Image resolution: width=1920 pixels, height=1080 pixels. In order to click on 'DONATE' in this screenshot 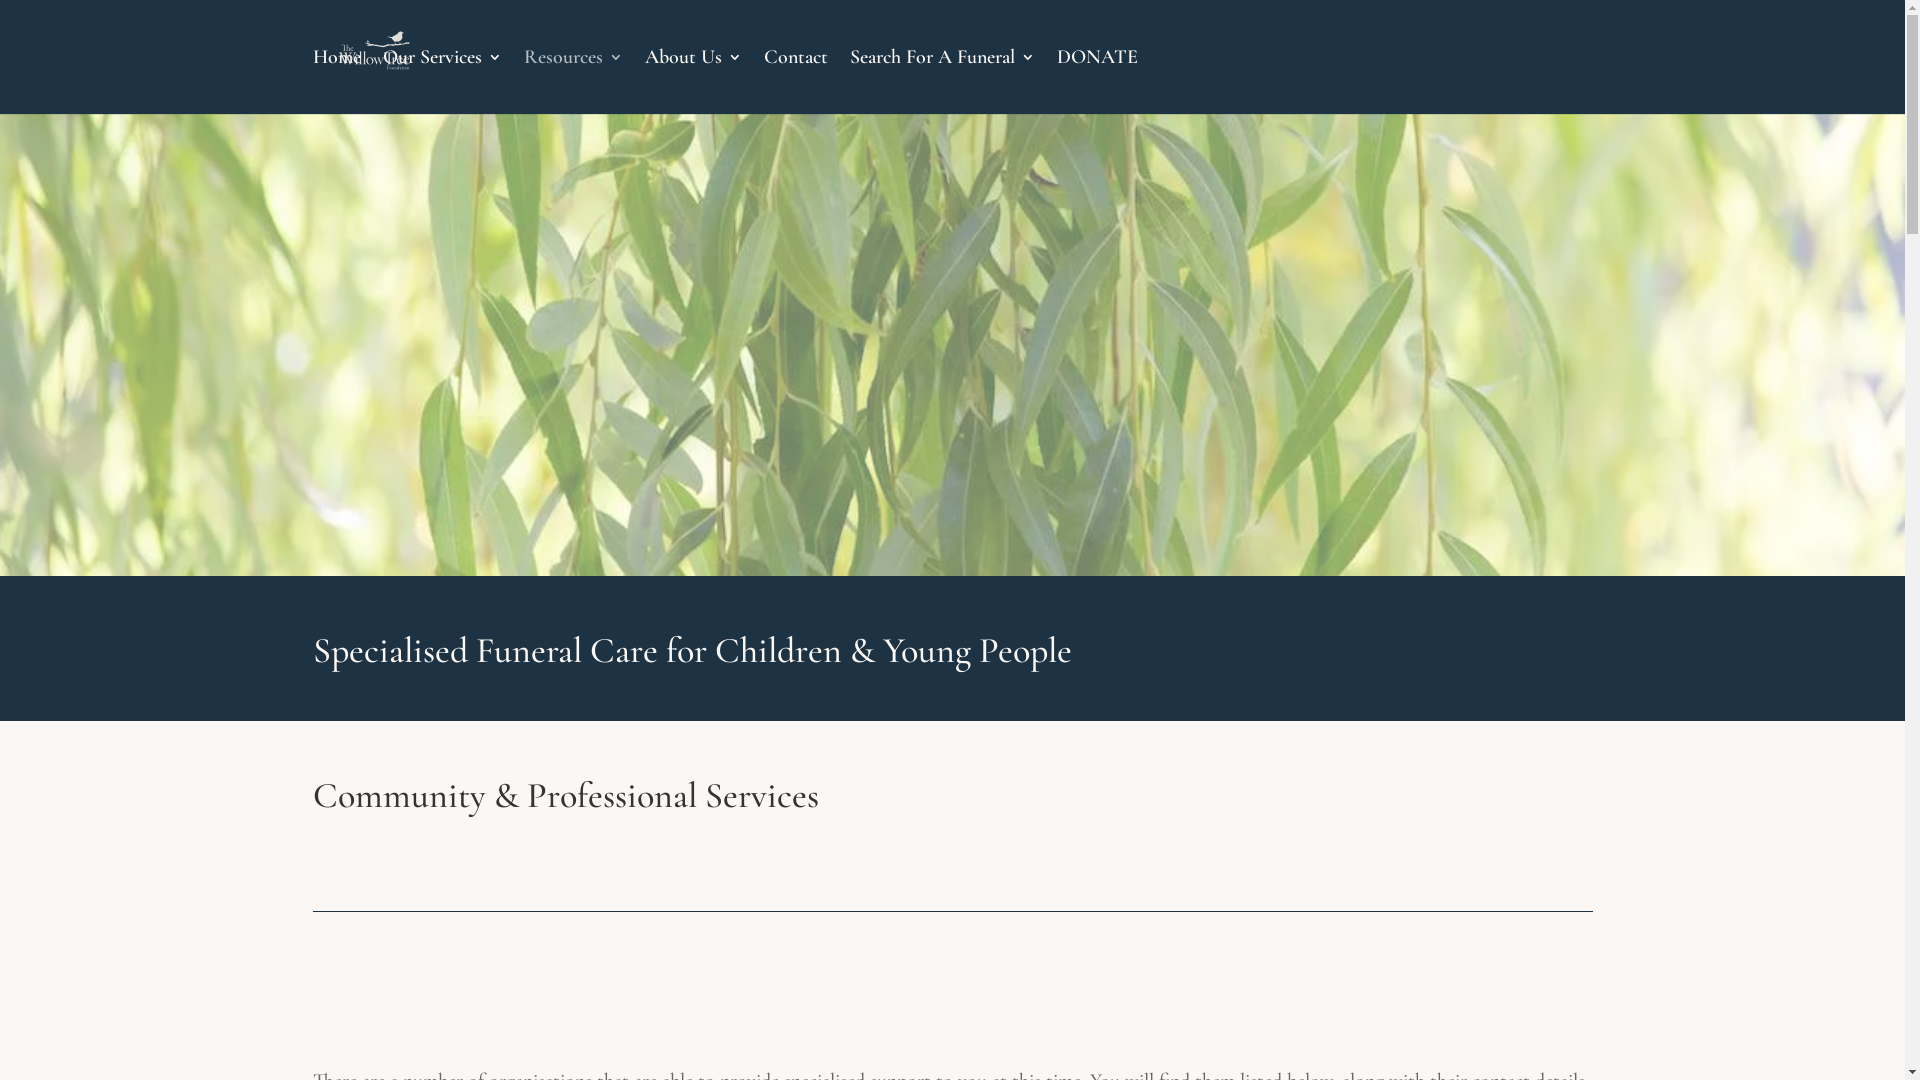, I will do `click(1095, 80)`.